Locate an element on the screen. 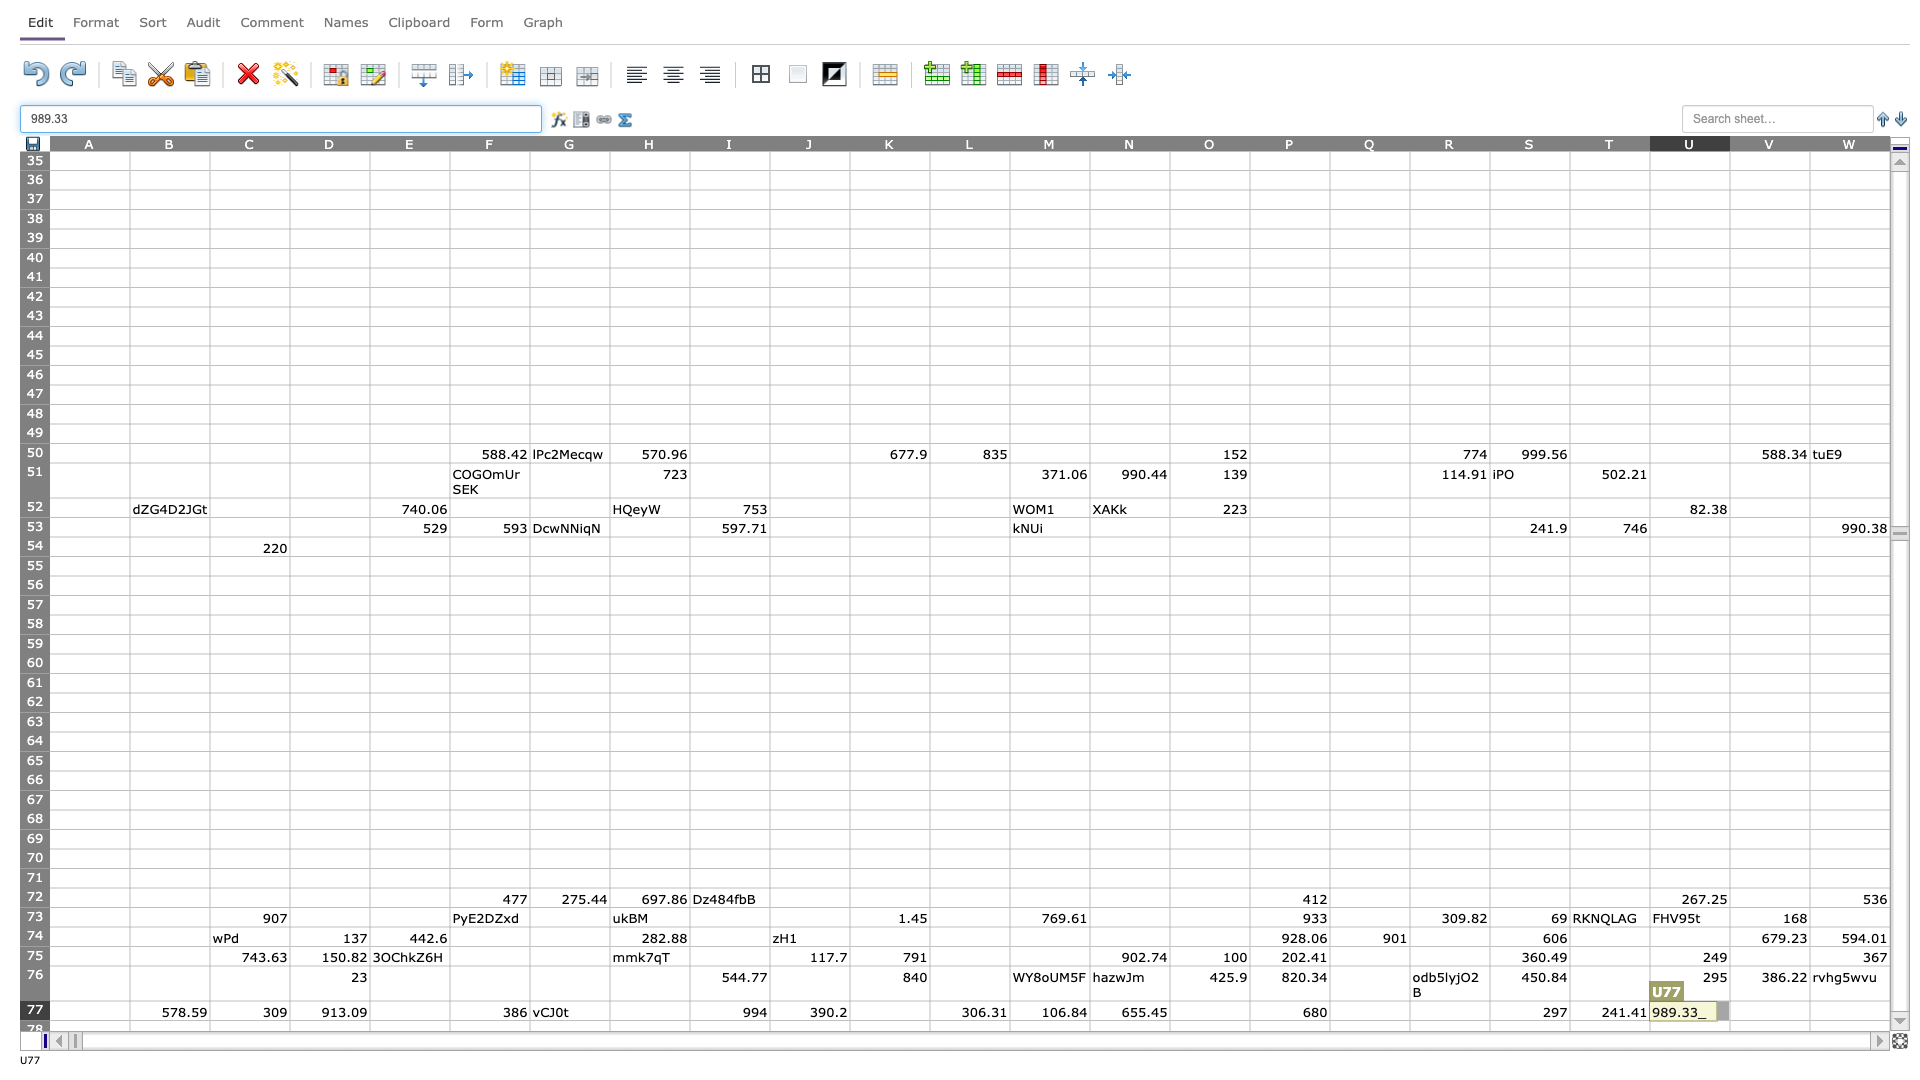 The image size is (1920, 1080). Upper left corner of cell B78 is located at coordinates (128, 1020).